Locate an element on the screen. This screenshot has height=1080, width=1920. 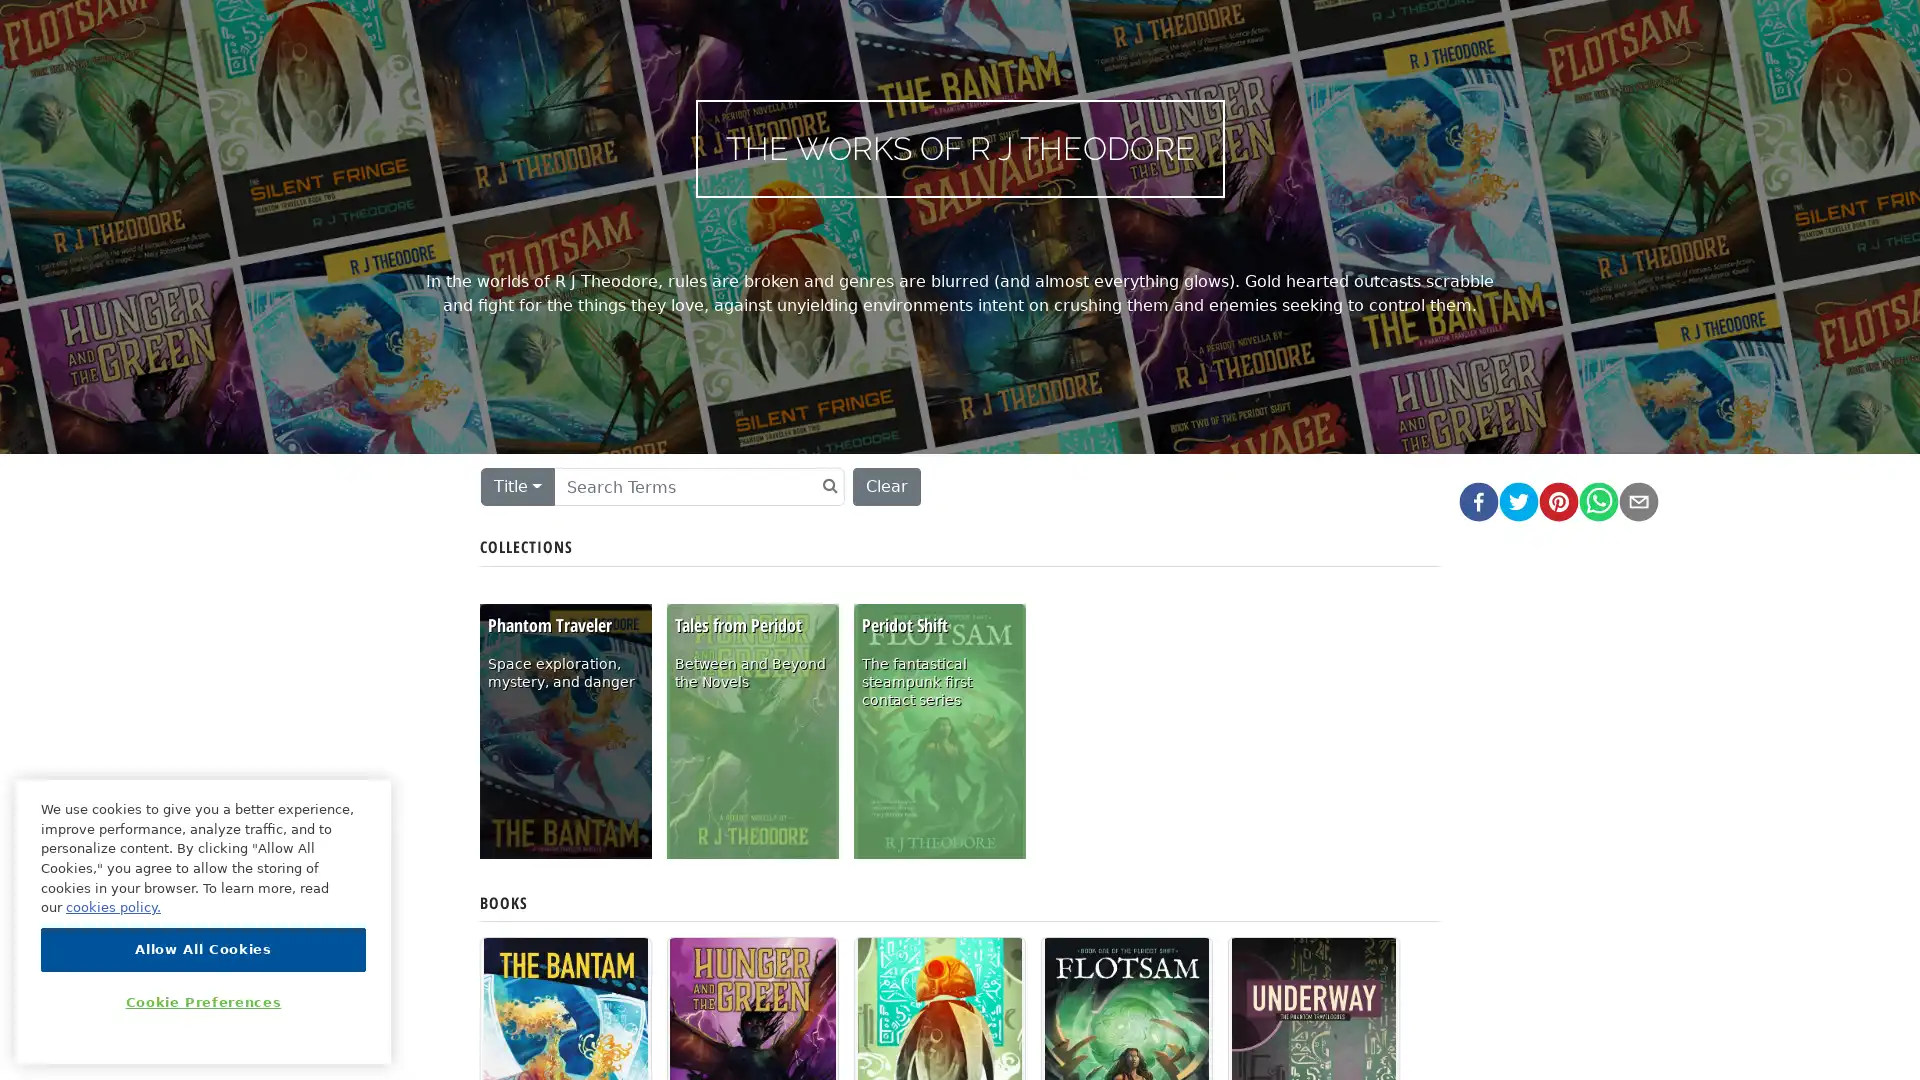
Clear is located at coordinates (885, 486).